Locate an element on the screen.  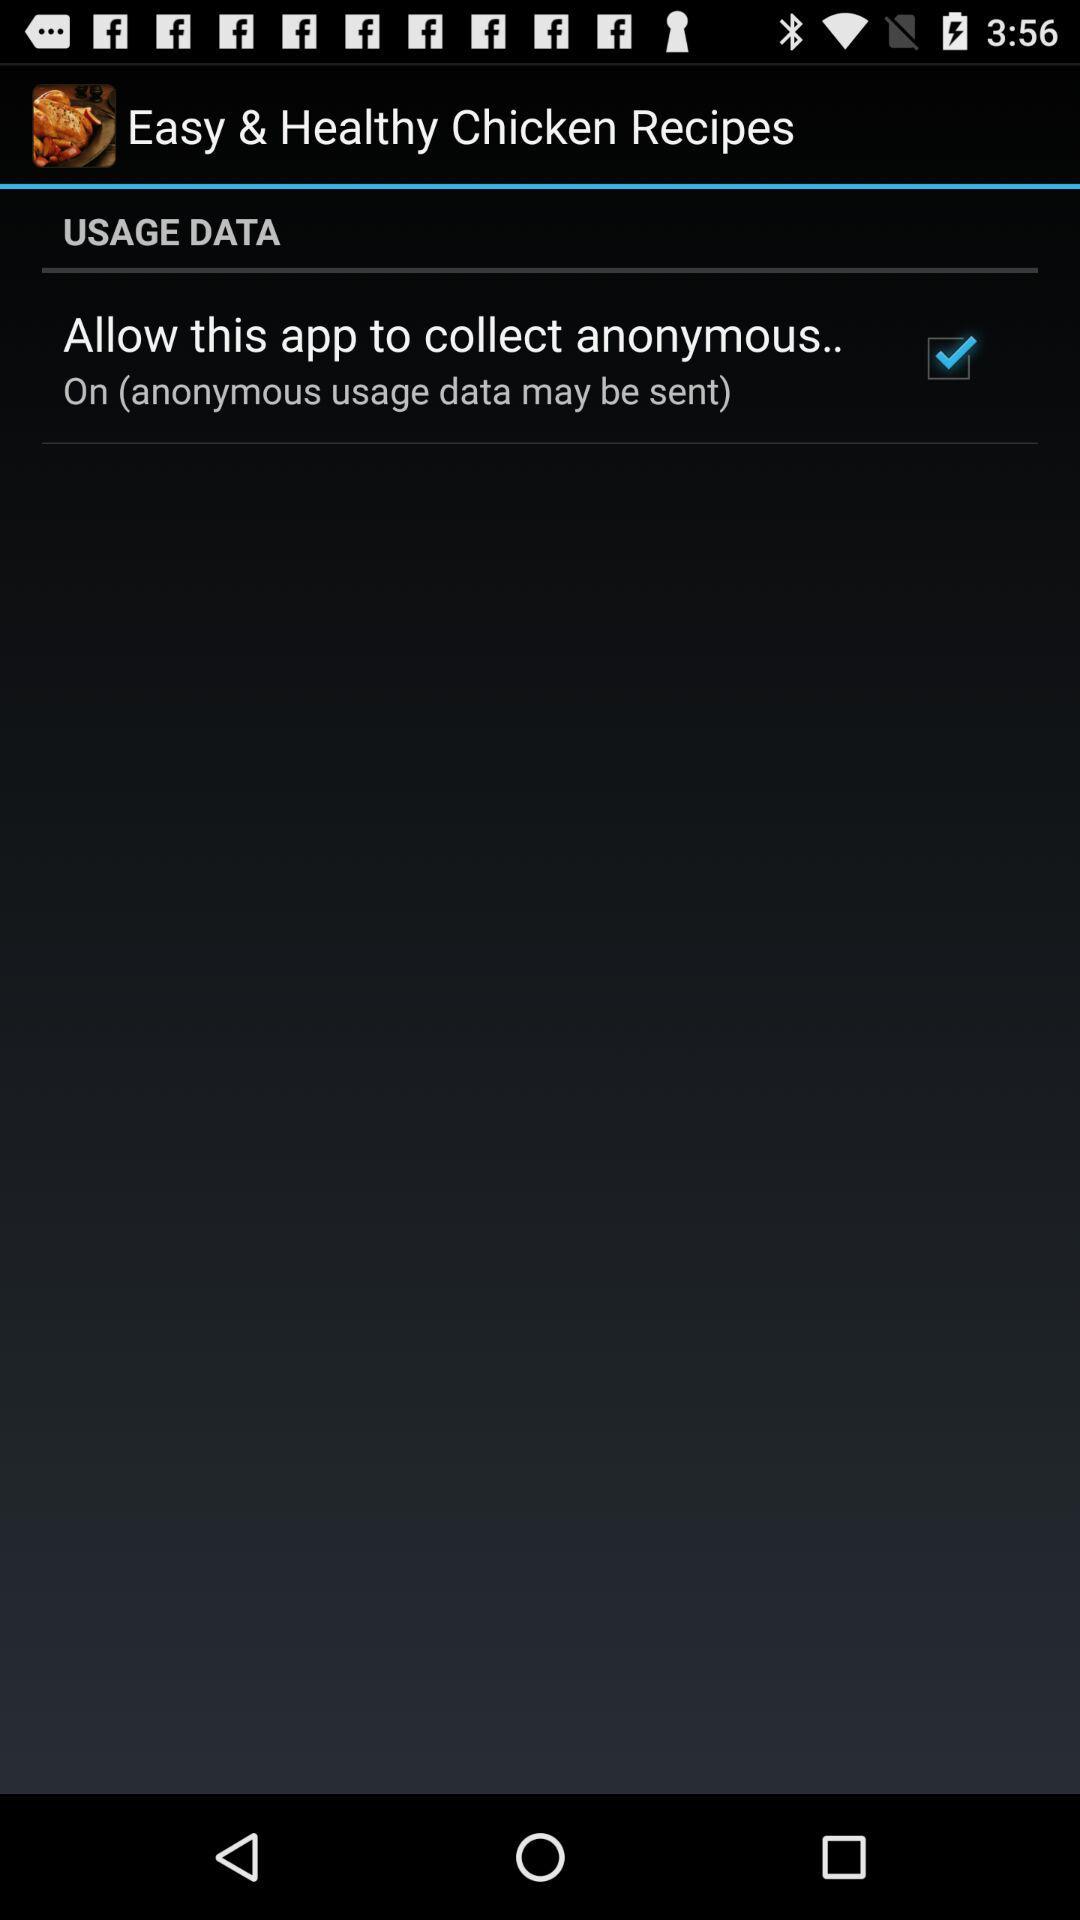
app to the right of allow this app is located at coordinates (947, 358).